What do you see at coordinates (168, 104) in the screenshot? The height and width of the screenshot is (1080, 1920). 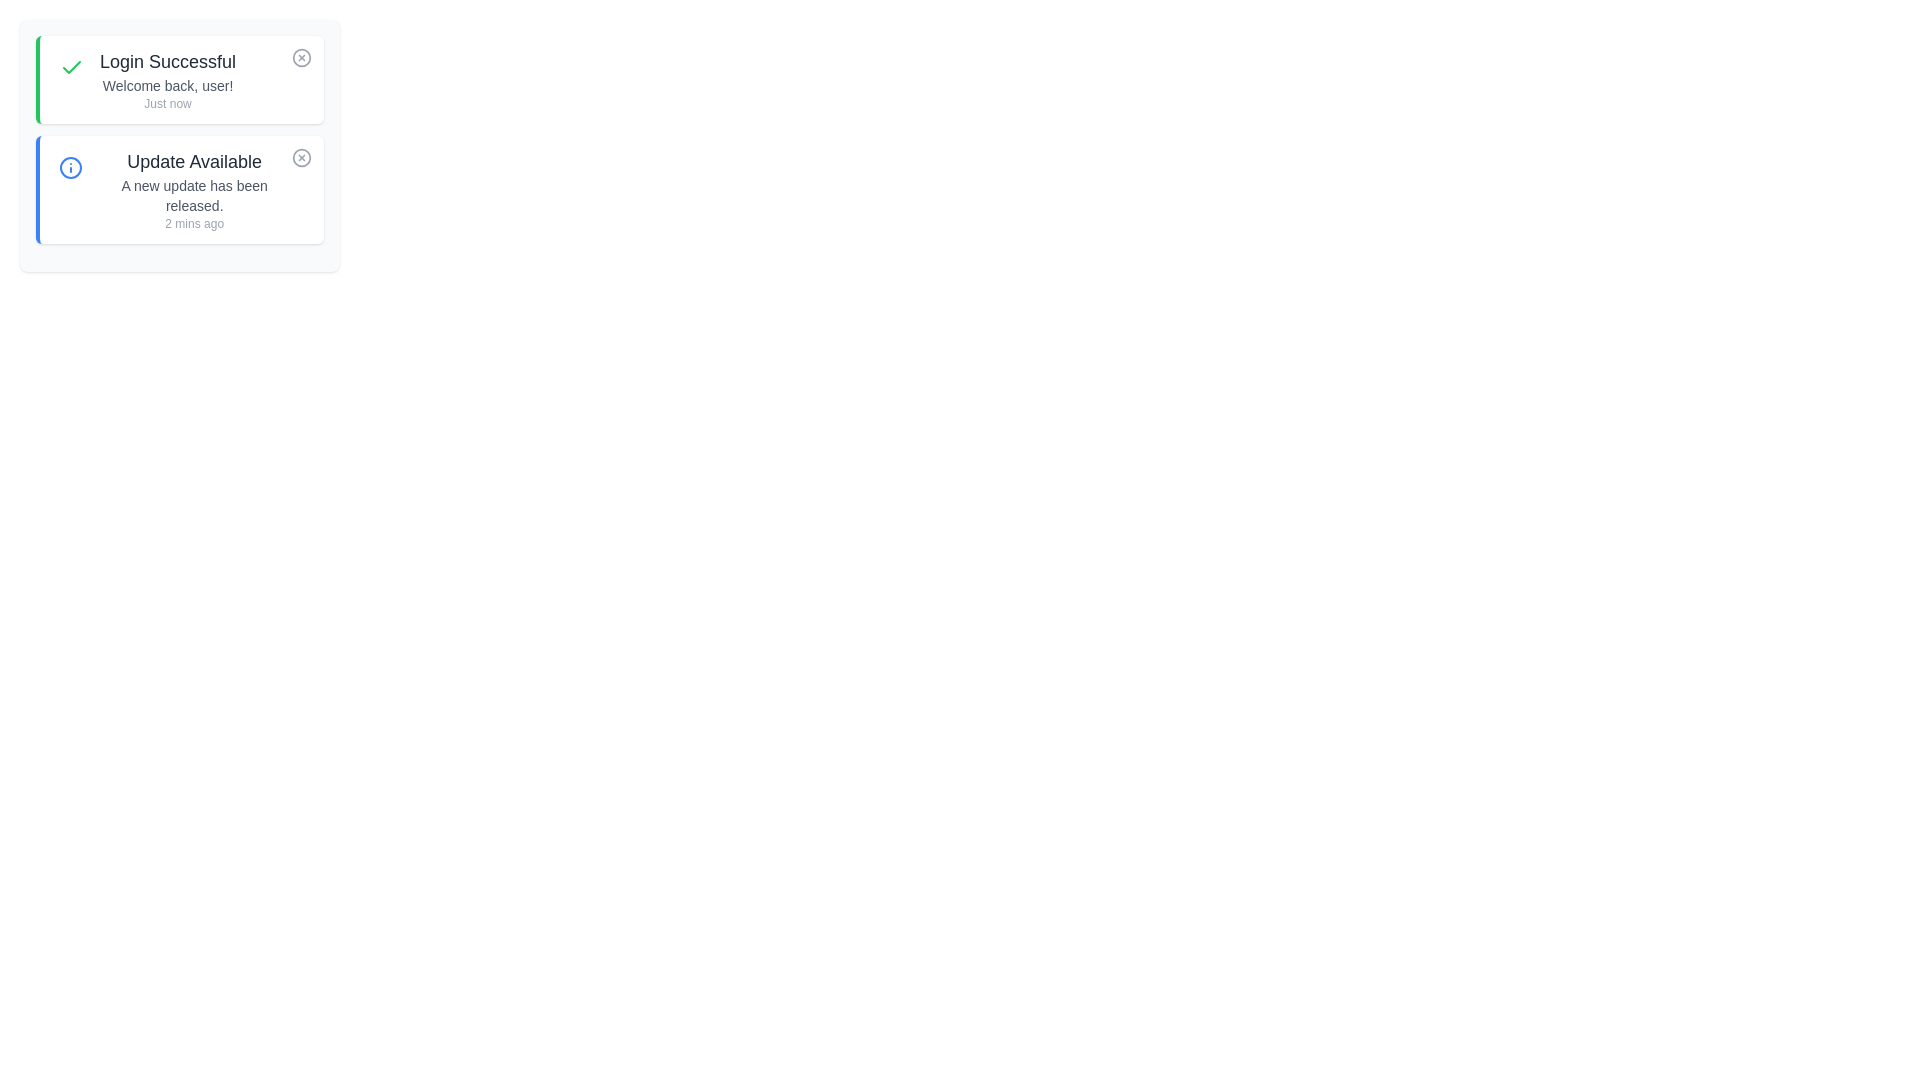 I see `the static text element displaying 'Just now', which is styled in a small, gray font and located below the 'Login Successful' title and the 'Welcome back, user!' subtitle` at bounding box center [168, 104].